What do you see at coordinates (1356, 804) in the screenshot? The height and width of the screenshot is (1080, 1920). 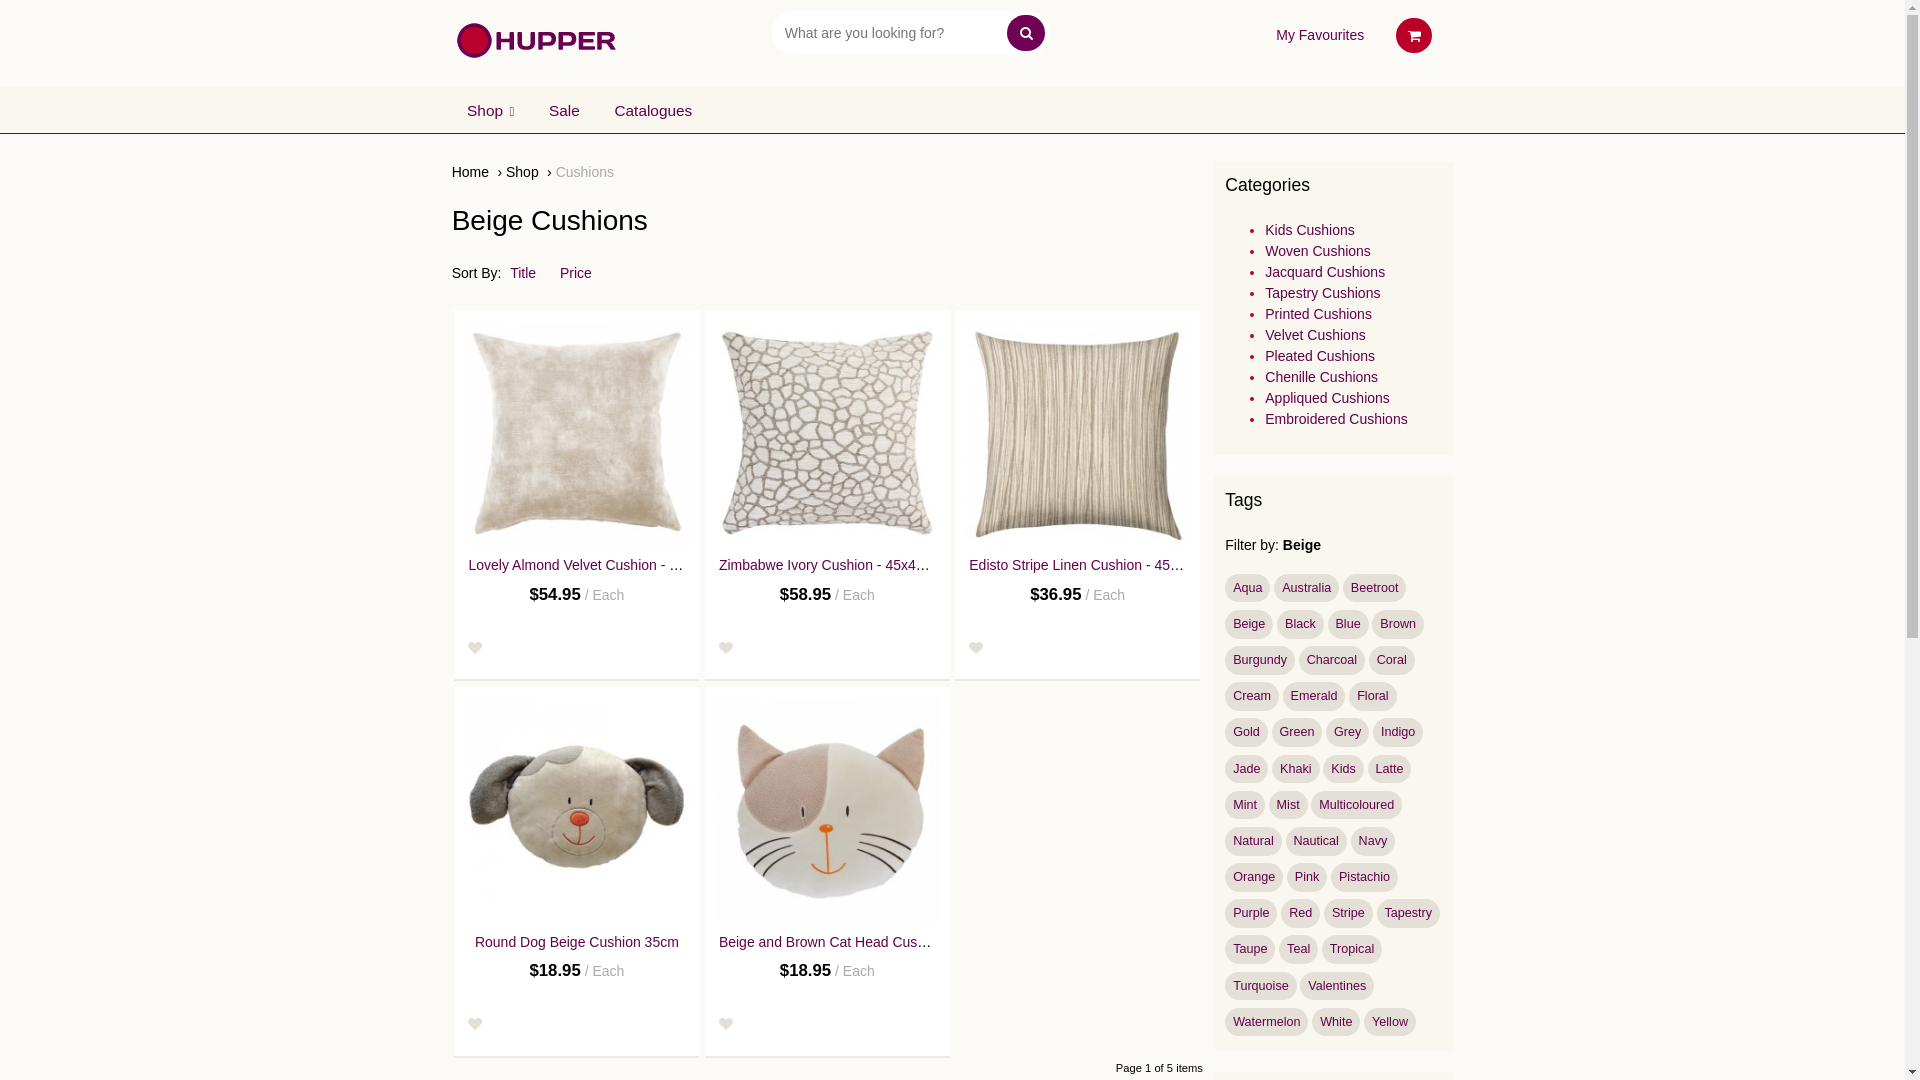 I see `'Multicoloured'` at bounding box center [1356, 804].